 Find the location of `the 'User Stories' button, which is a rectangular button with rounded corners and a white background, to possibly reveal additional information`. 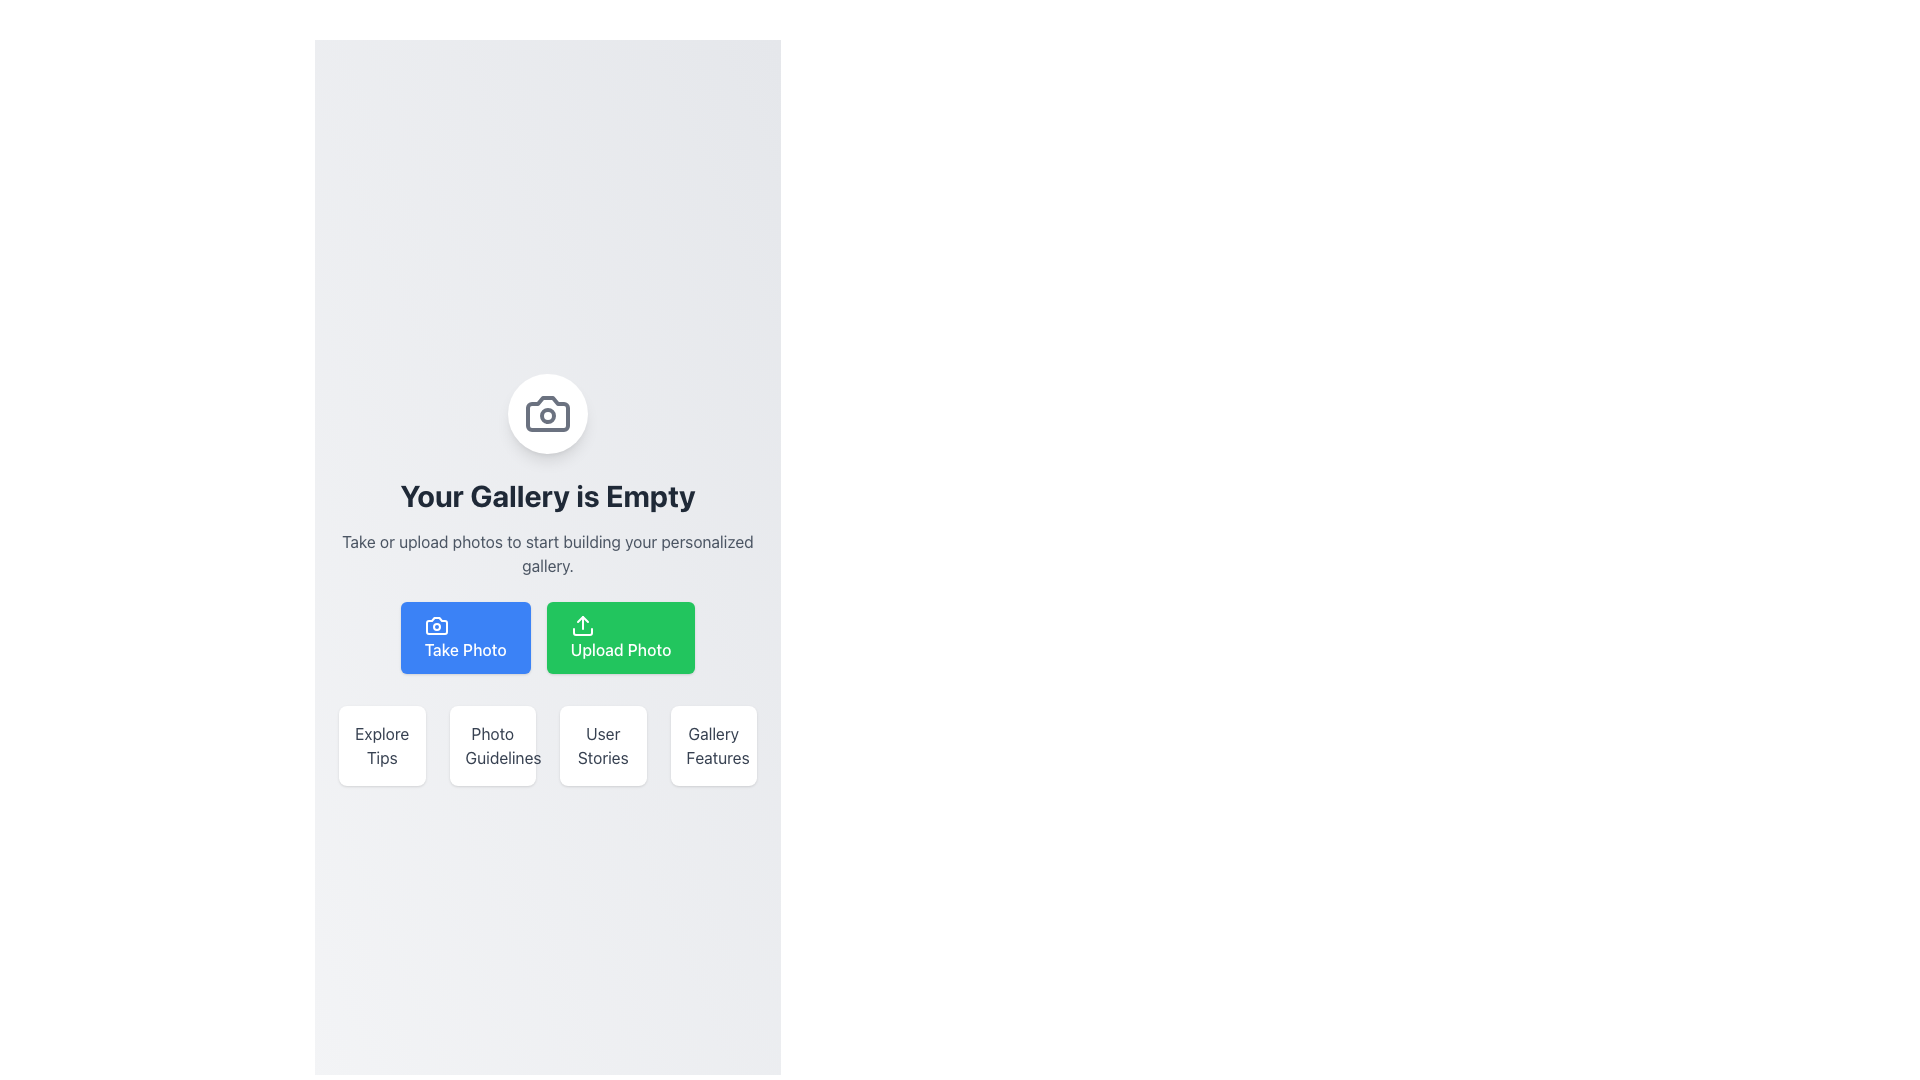

the 'User Stories' button, which is a rectangular button with rounded corners and a white background, to possibly reveal additional information is located at coordinates (602, 745).